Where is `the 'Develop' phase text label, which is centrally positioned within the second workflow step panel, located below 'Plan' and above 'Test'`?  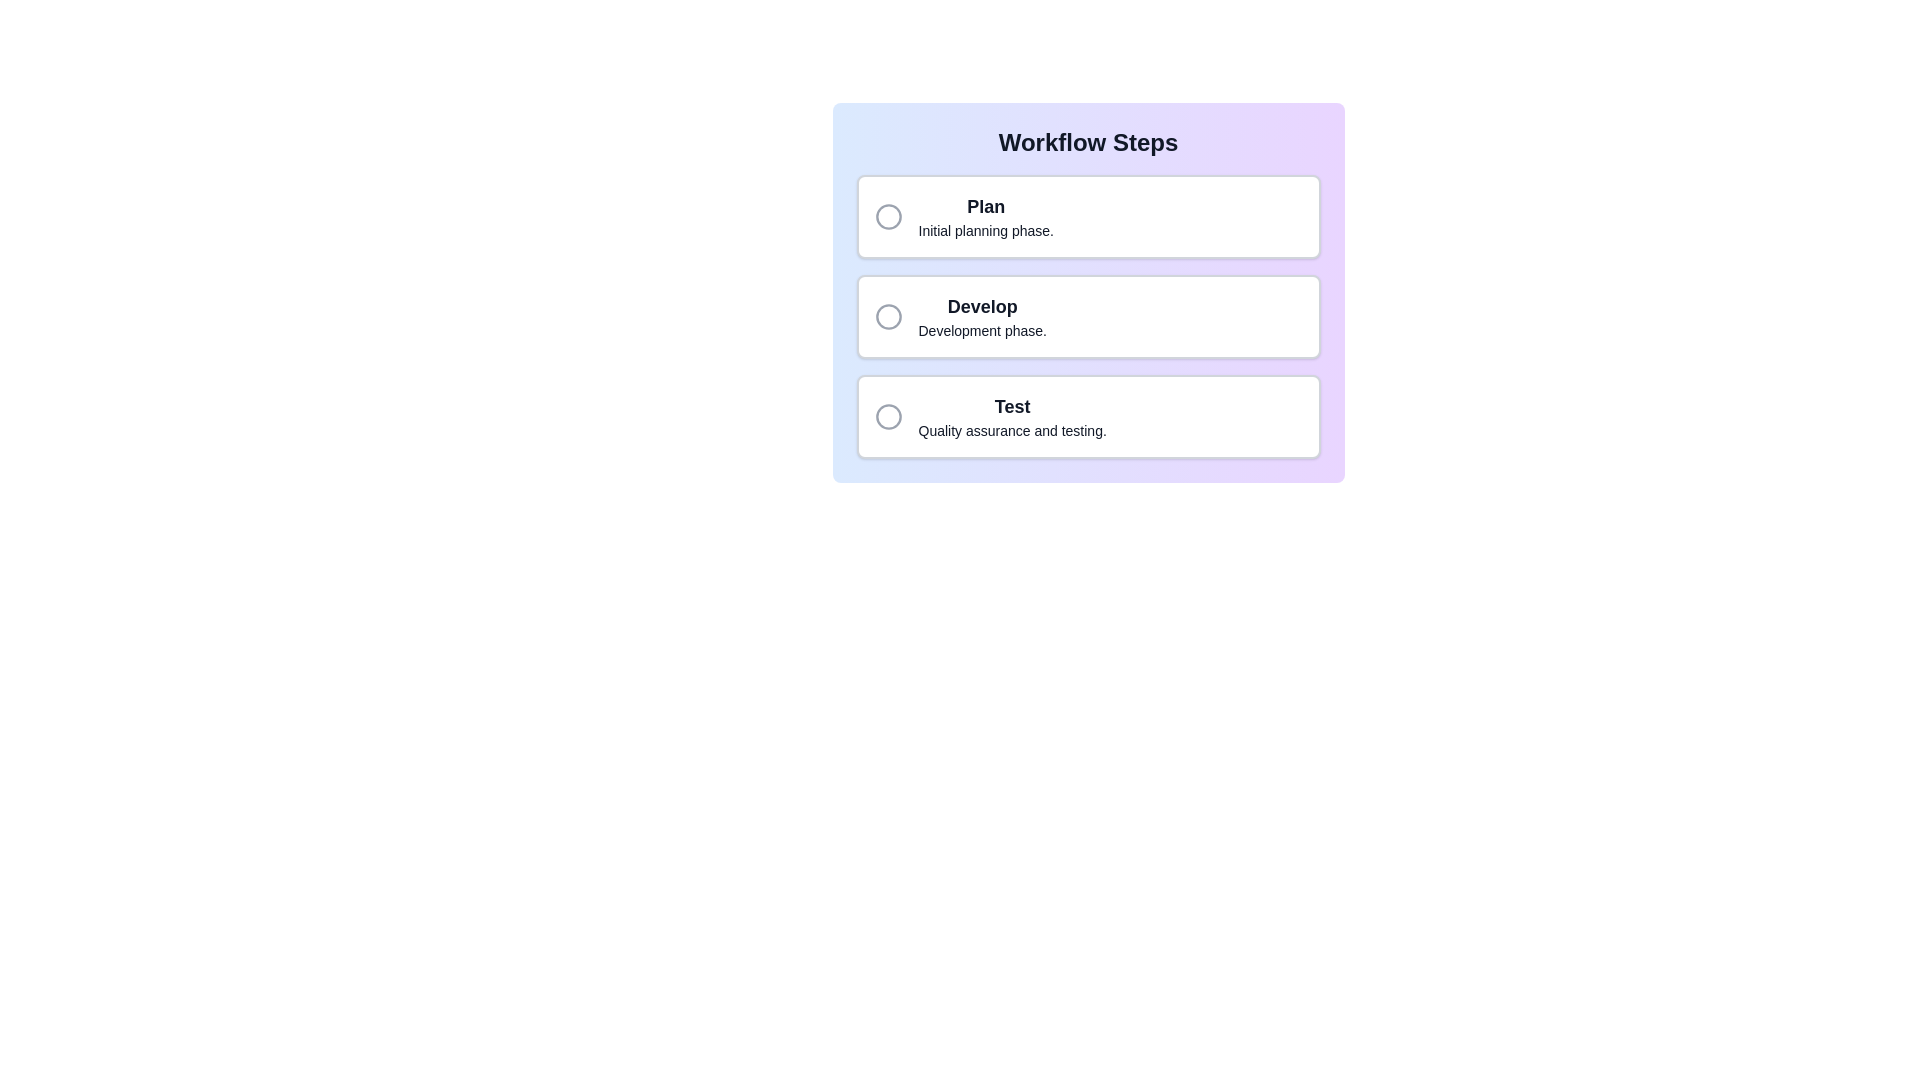
the 'Develop' phase text label, which is centrally positioned within the second workflow step panel, located below 'Plan' and above 'Test' is located at coordinates (982, 307).